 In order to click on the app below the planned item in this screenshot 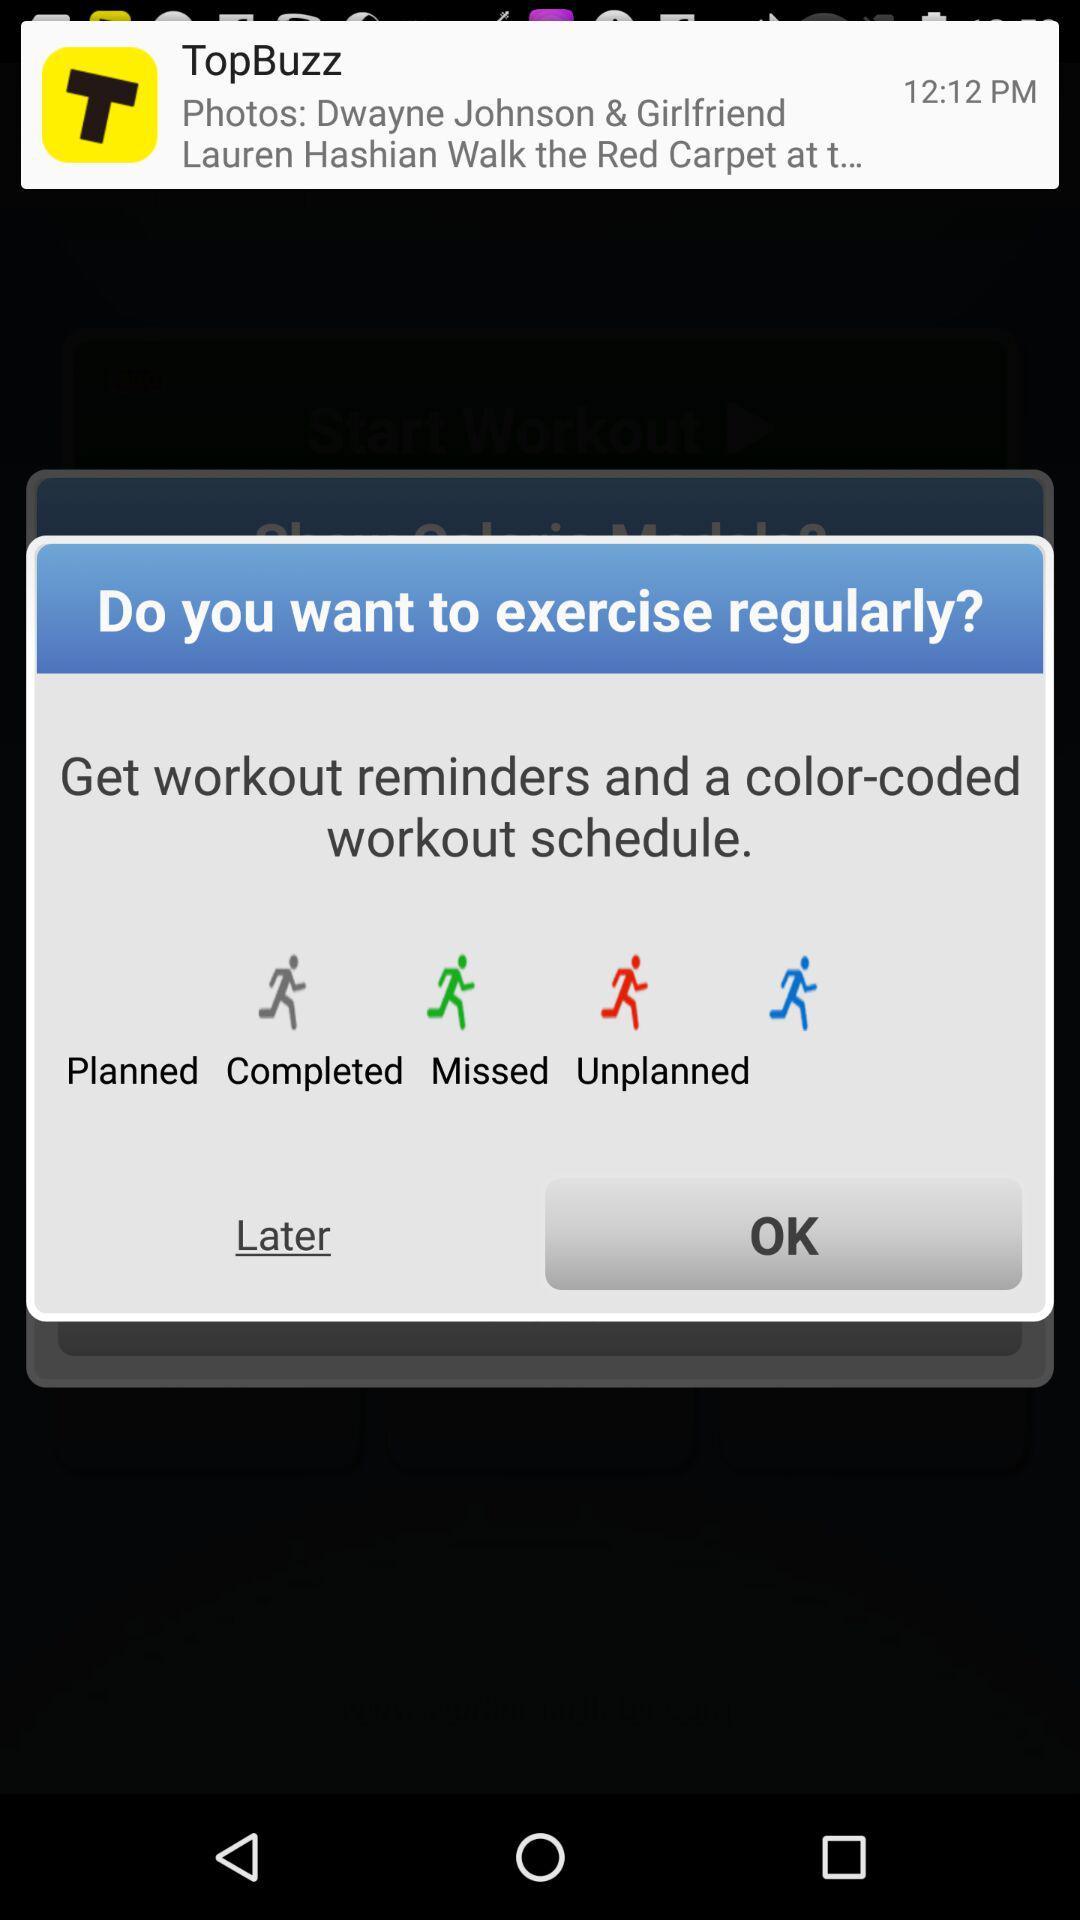, I will do `click(283, 1233)`.